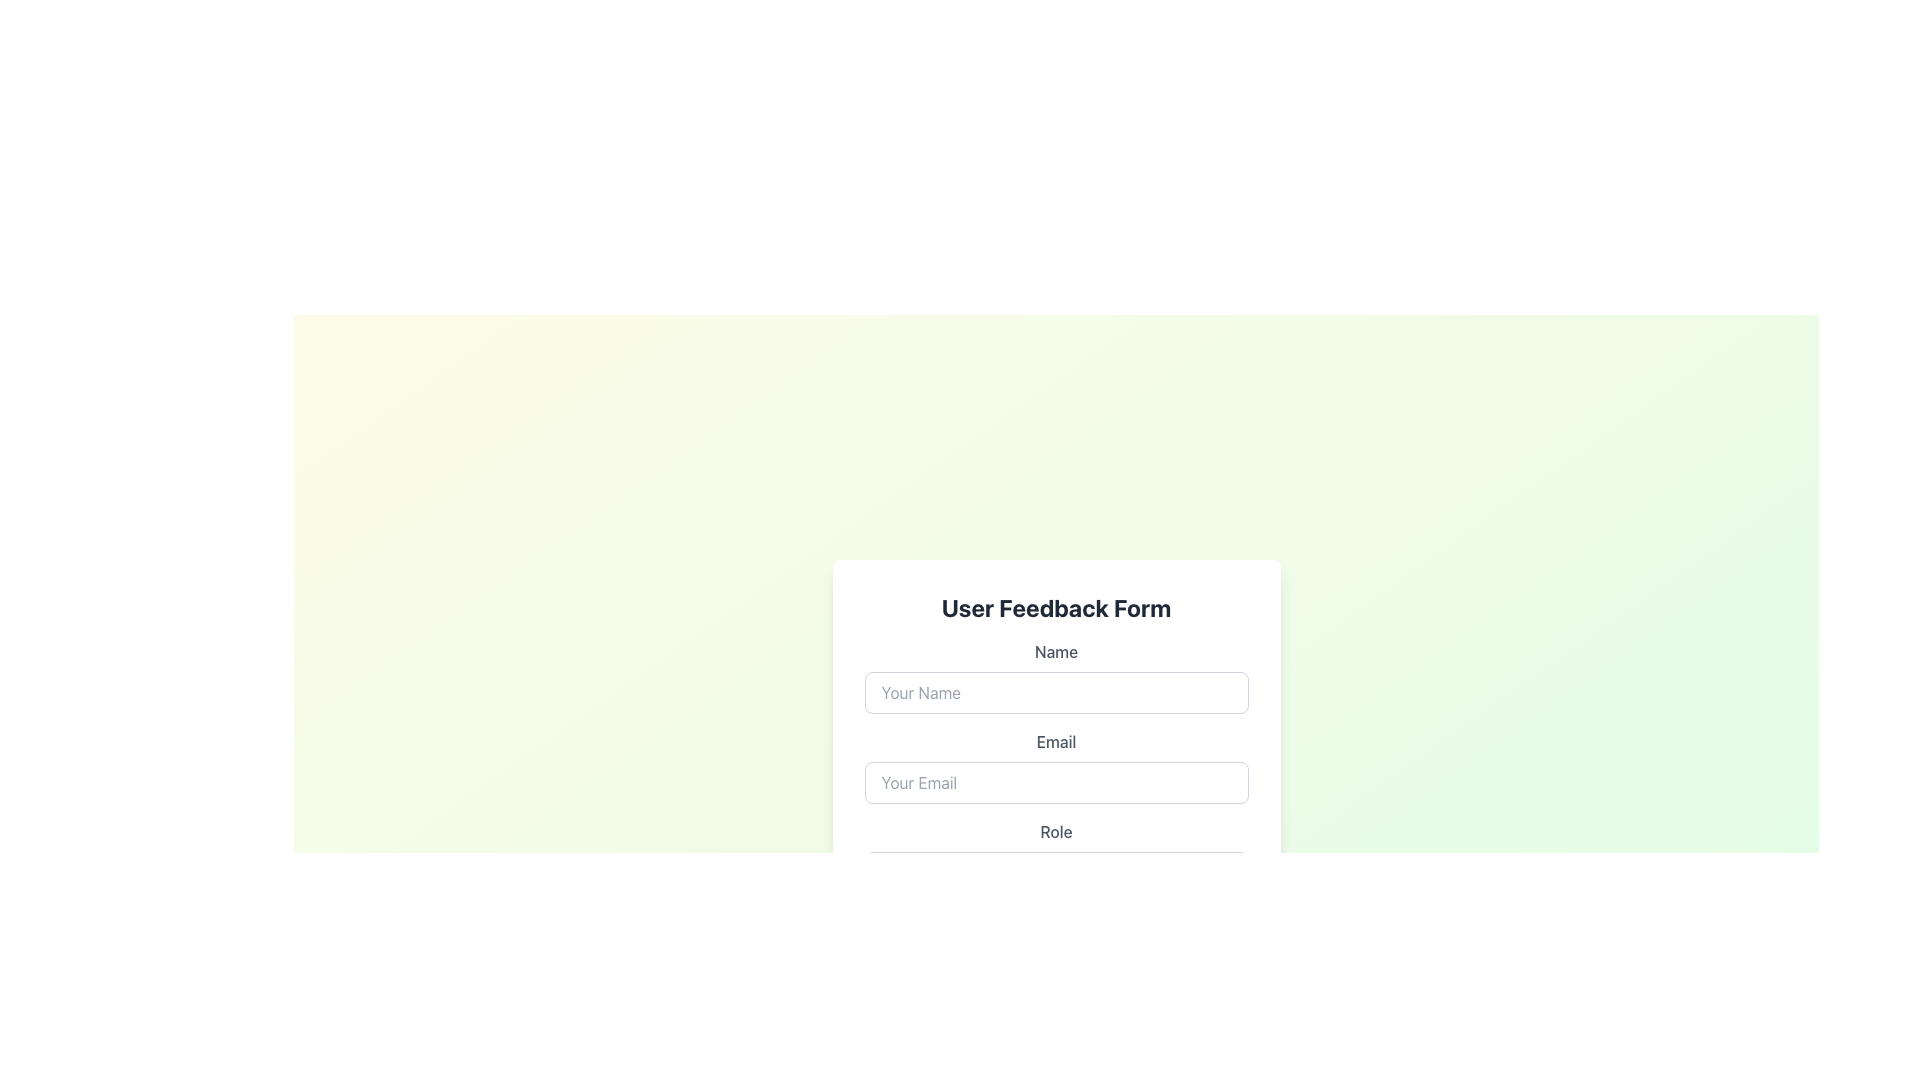 The height and width of the screenshot is (1080, 1920). What do you see at coordinates (1055, 607) in the screenshot?
I see `the 'User Feedback Form' header, which is a bold and prominent text at the top of the feedback form card` at bounding box center [1055, 607].